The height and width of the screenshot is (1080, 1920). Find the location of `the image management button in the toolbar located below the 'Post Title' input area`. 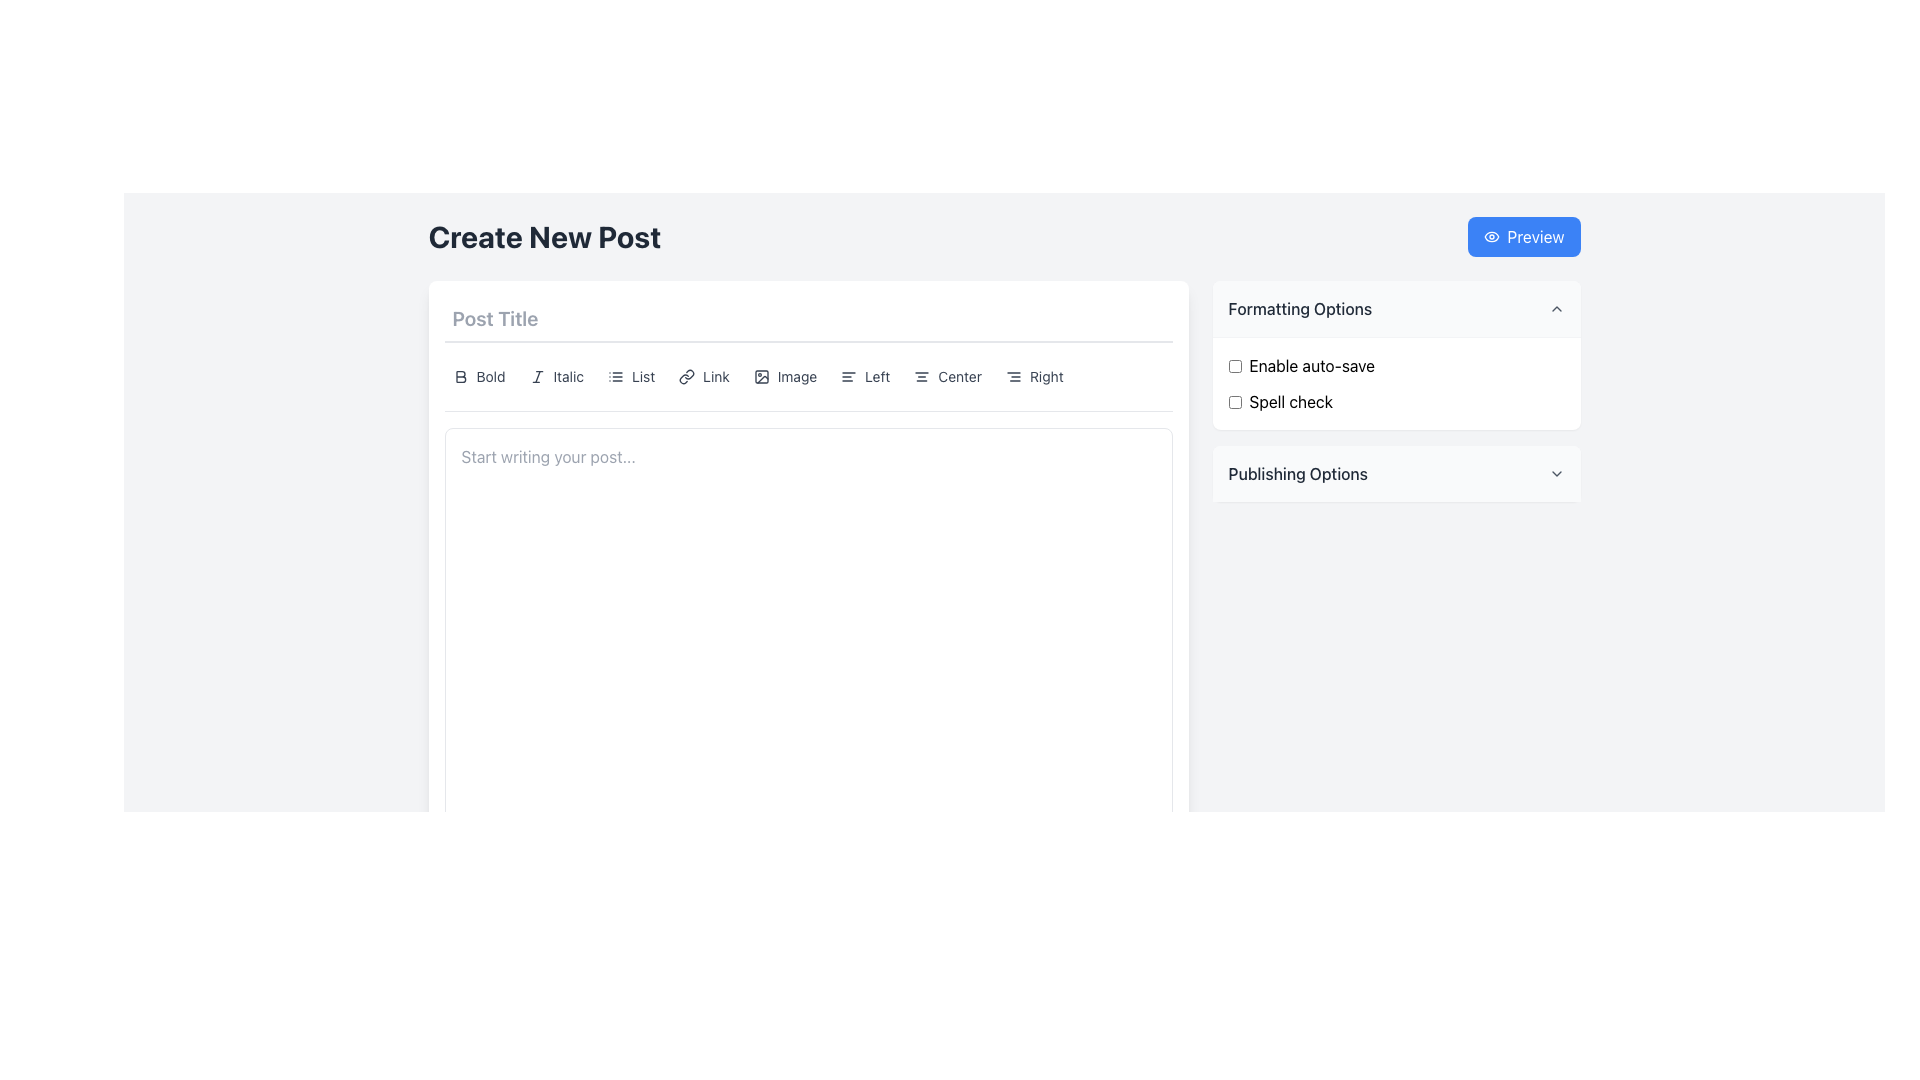

the image management button in the toolbar located below the 'Post Title' input area is located at coordinates (784, 377).